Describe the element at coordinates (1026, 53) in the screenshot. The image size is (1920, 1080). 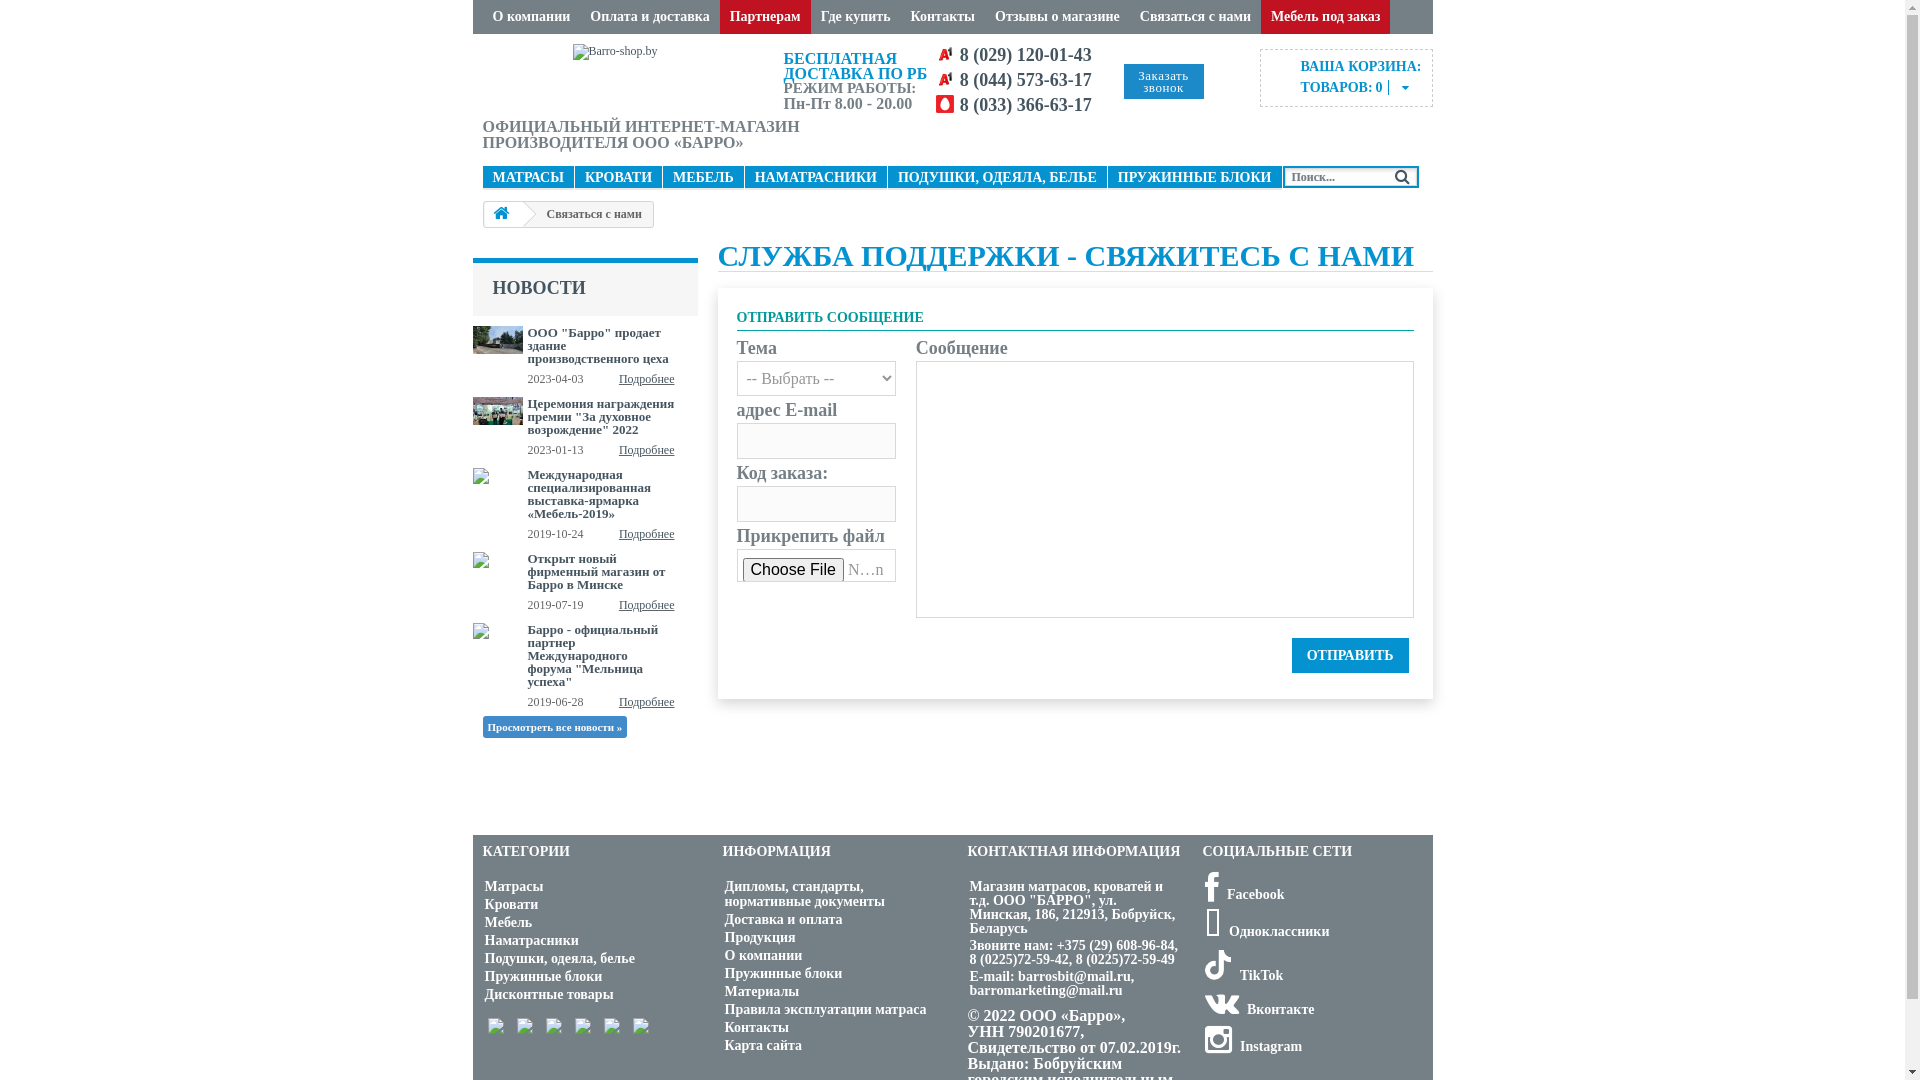
I see `'8 (029) 120-01-43'` at that location.